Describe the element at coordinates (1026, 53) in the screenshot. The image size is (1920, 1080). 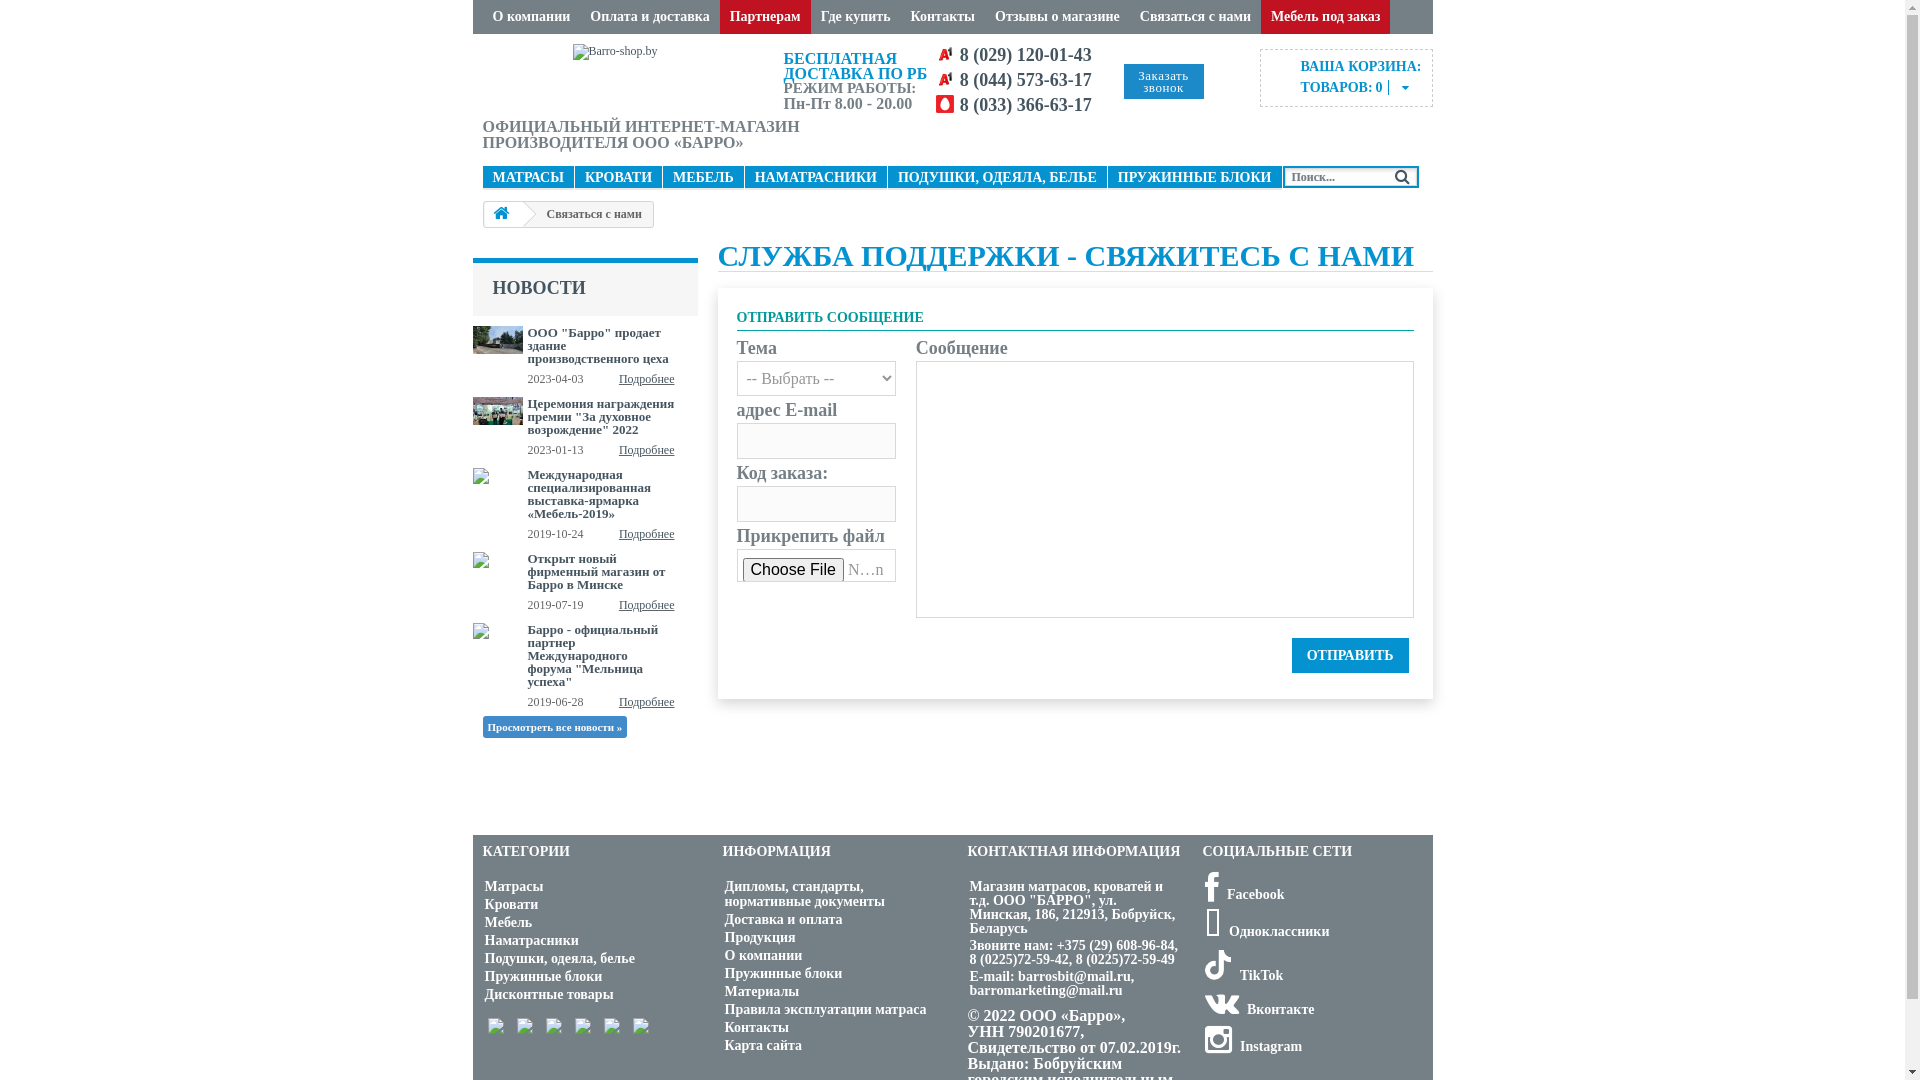
I see `'8 (029) 120-01-43'` at that location.